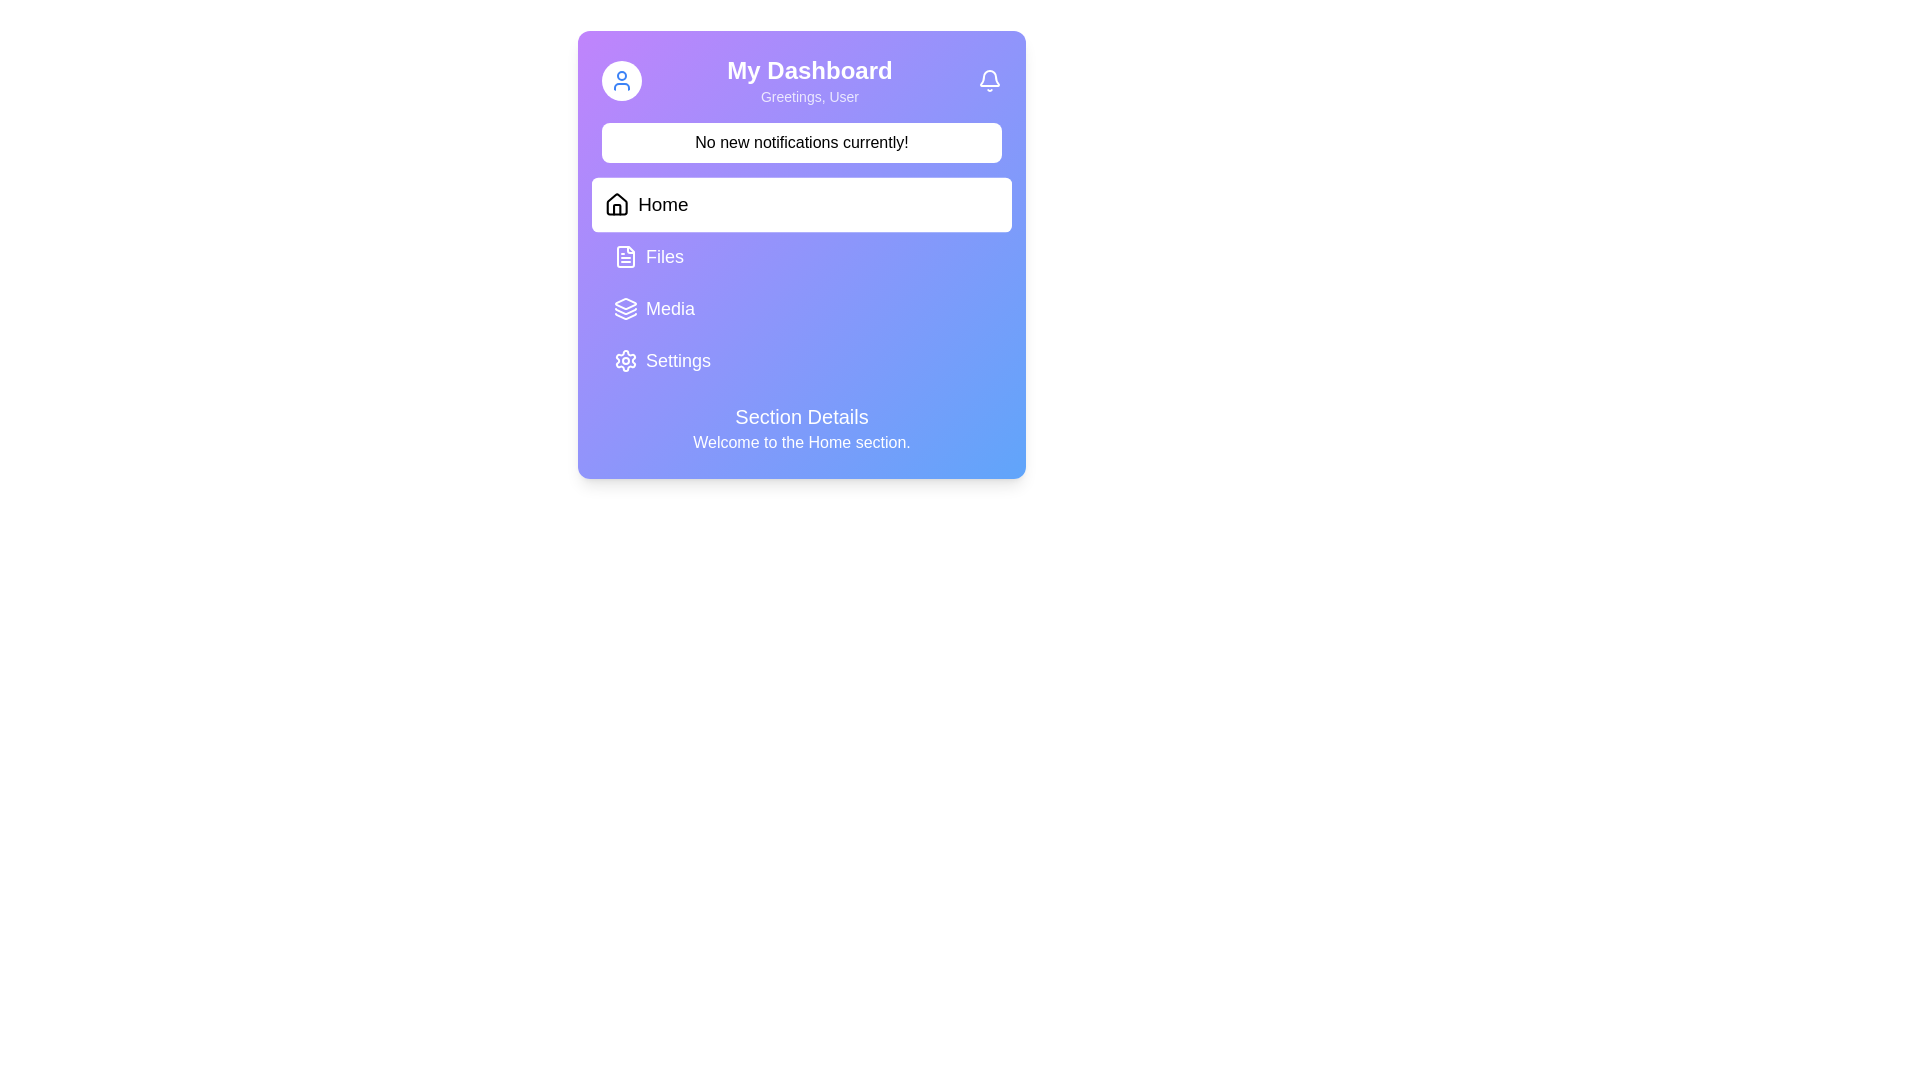 This screenshot has width=1920, height=1080. What do you see at coordinates (801, 256) in the screenshot?
I see `the 'Files' button located in the vertical menu, which is the second button below the 'Home' button and above the 'Media' button` at bounding box center [801, 256].